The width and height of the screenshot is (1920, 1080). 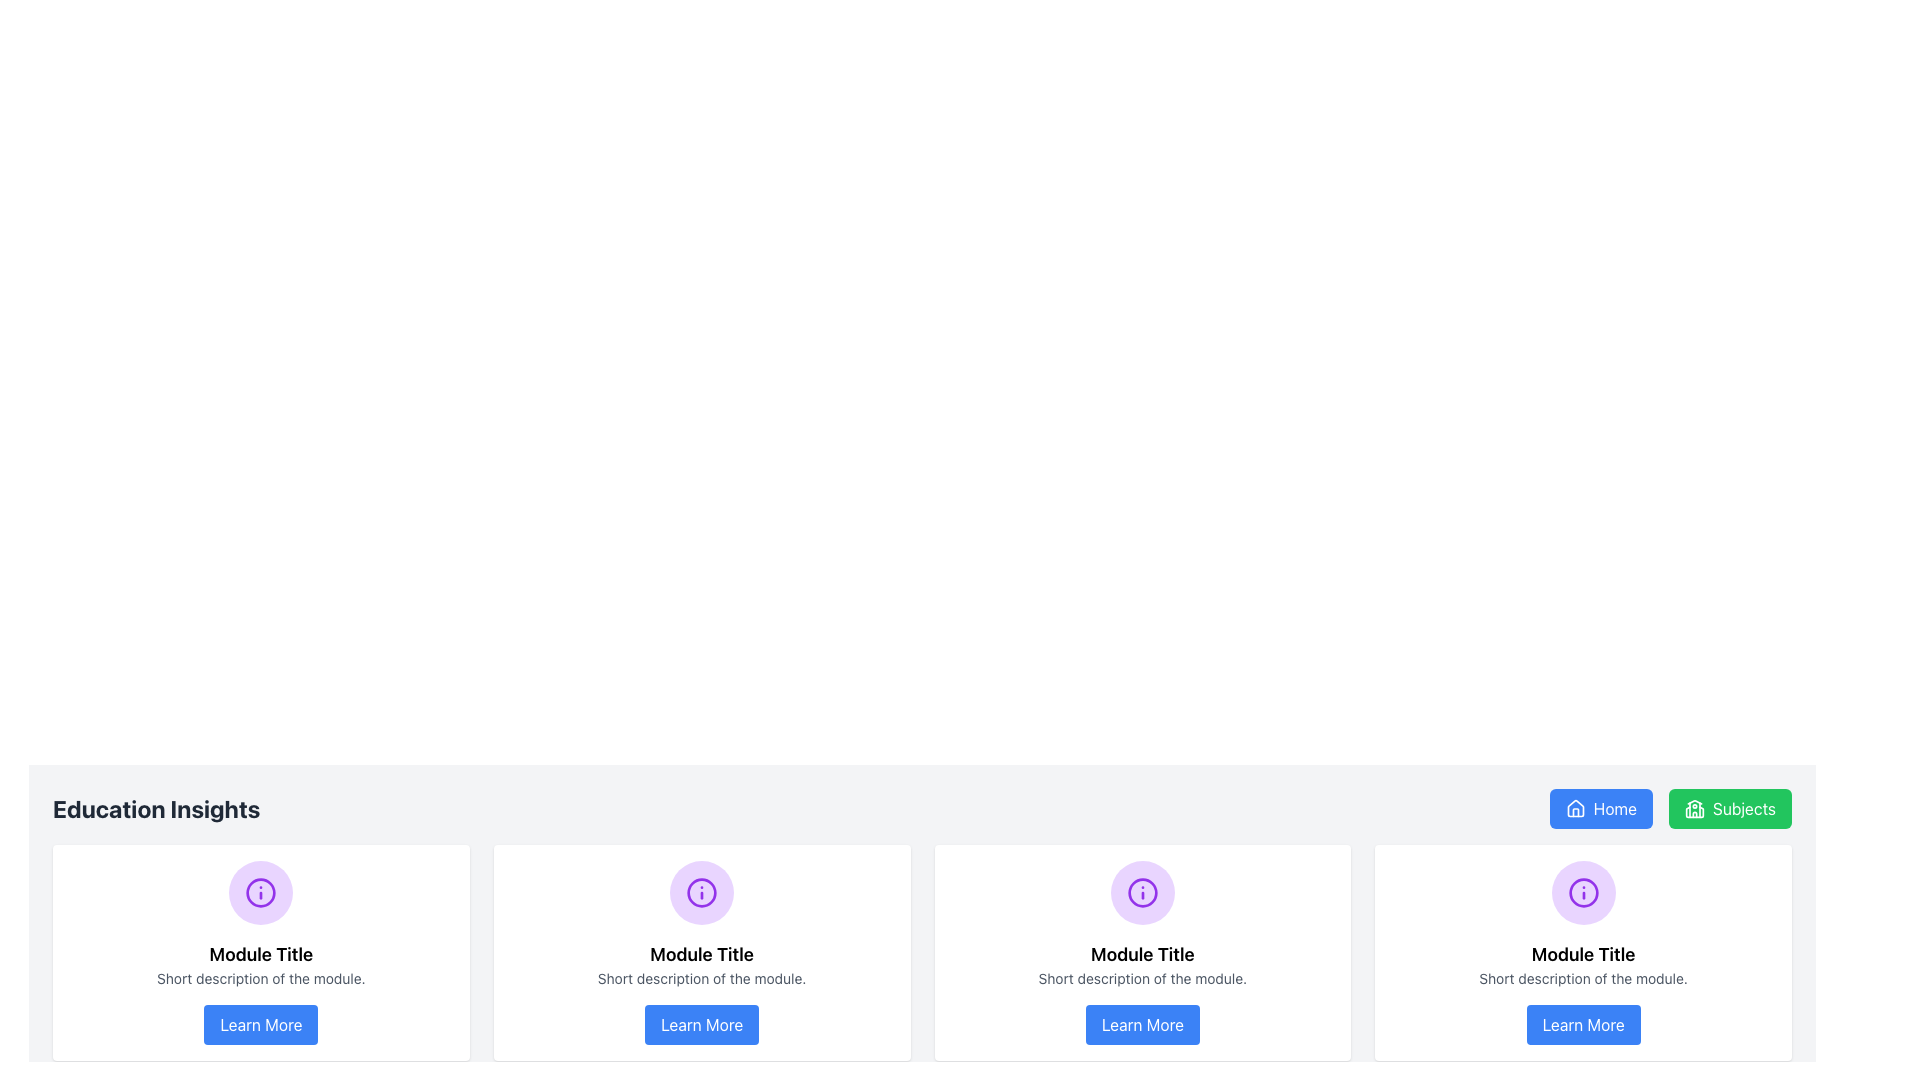 What do you see at coordinates (260, 892) in the screenshot?
I see `the circular icon with a purple background and an informational symbol (letter 'i'), located in the center of the first module card above the title 'Module Title'` at bounding box center [260, 892].